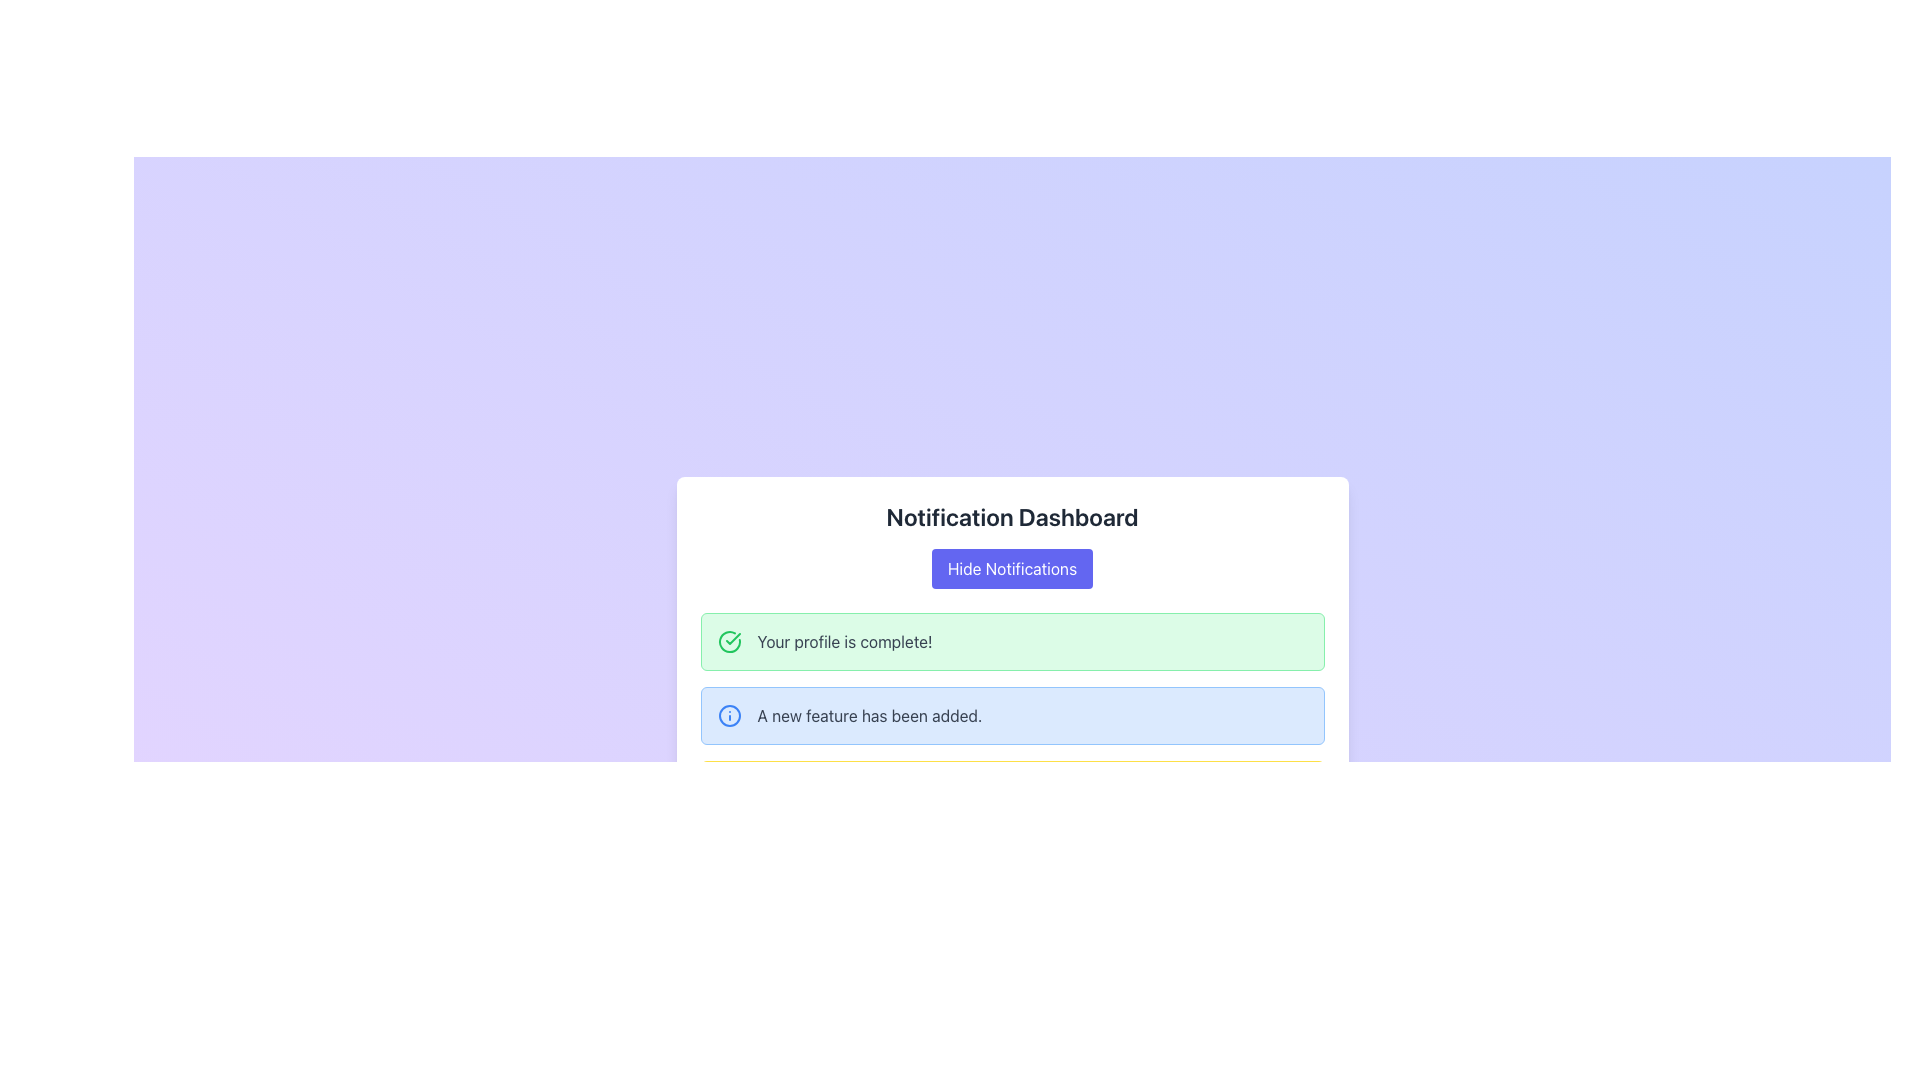 The image size is (1920, 1080). I want to click on the button that toggles the visibility of notifications, located below the 'Notification Dashboard' heading and above the notification messages list, so click(1012, 569).